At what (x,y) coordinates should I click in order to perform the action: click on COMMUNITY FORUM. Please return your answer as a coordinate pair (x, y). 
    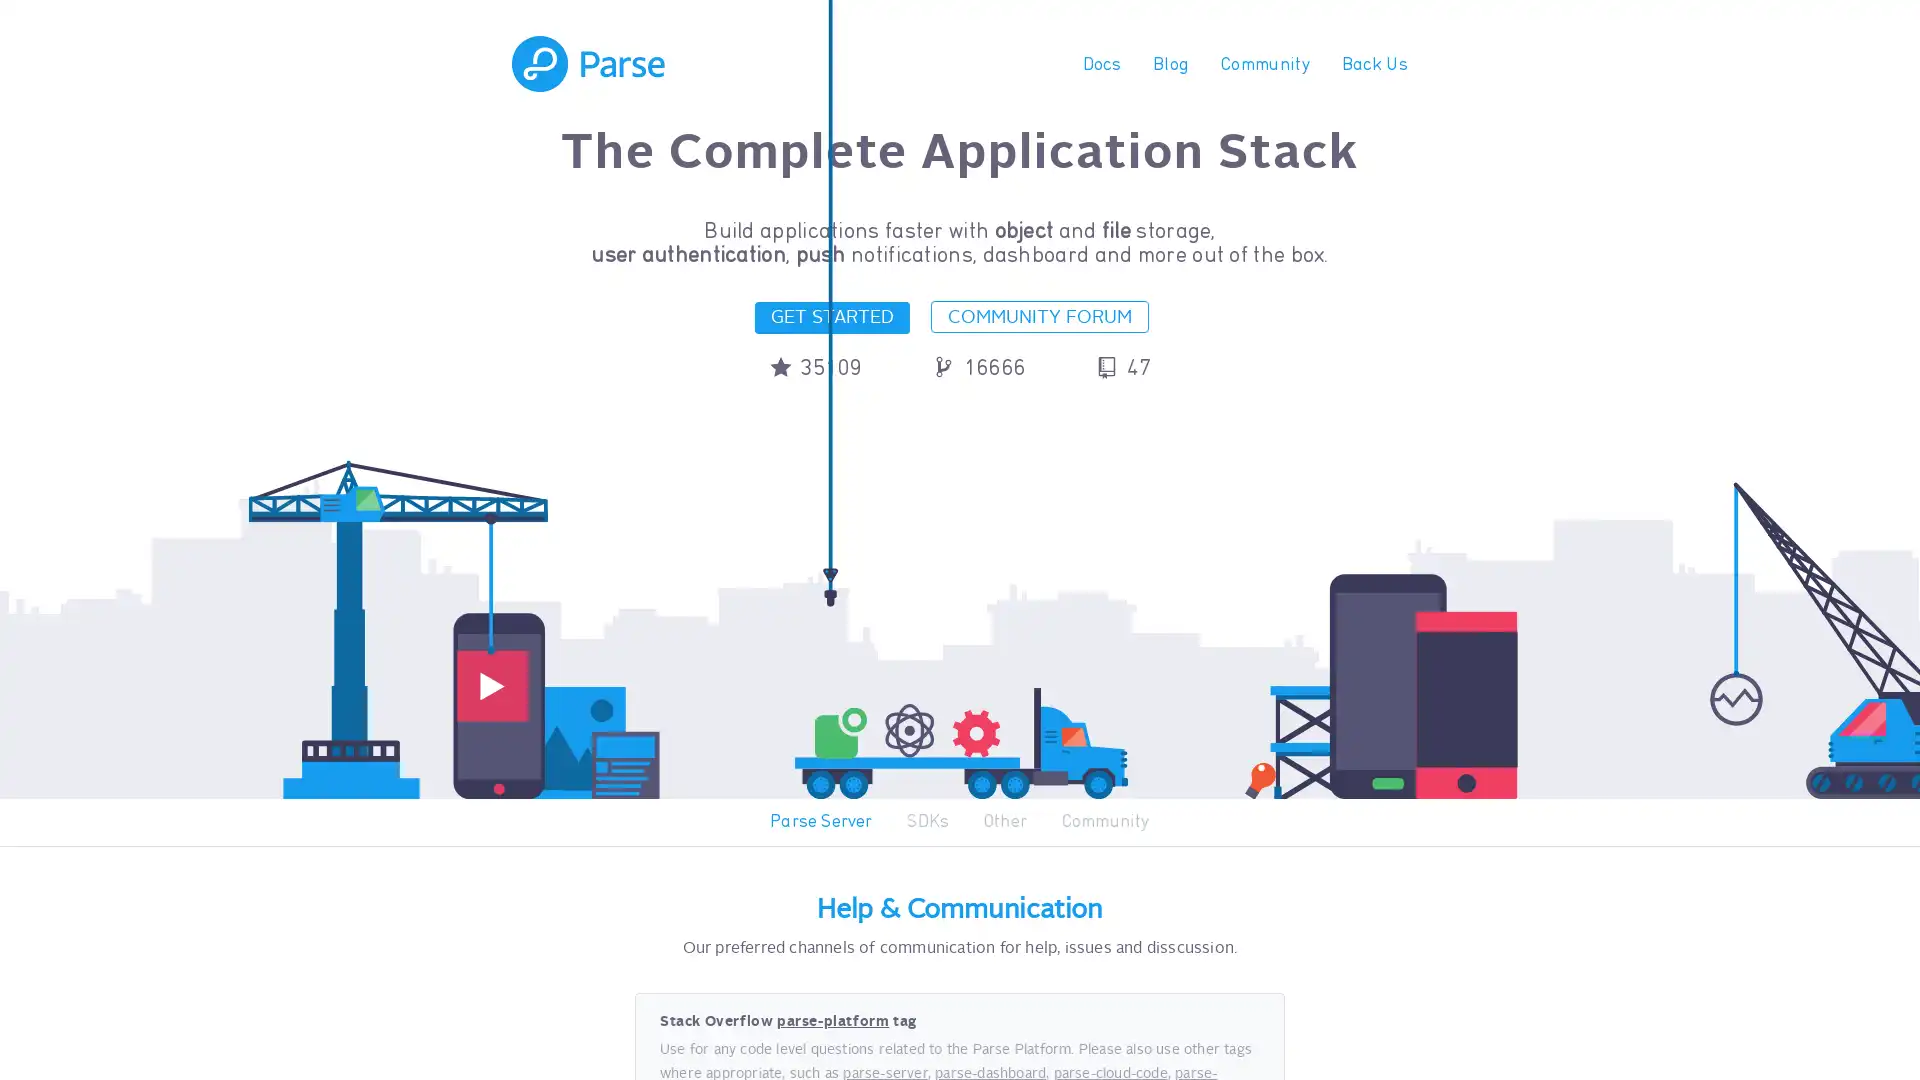
    Looking at the image, I should click on (1040, 315).